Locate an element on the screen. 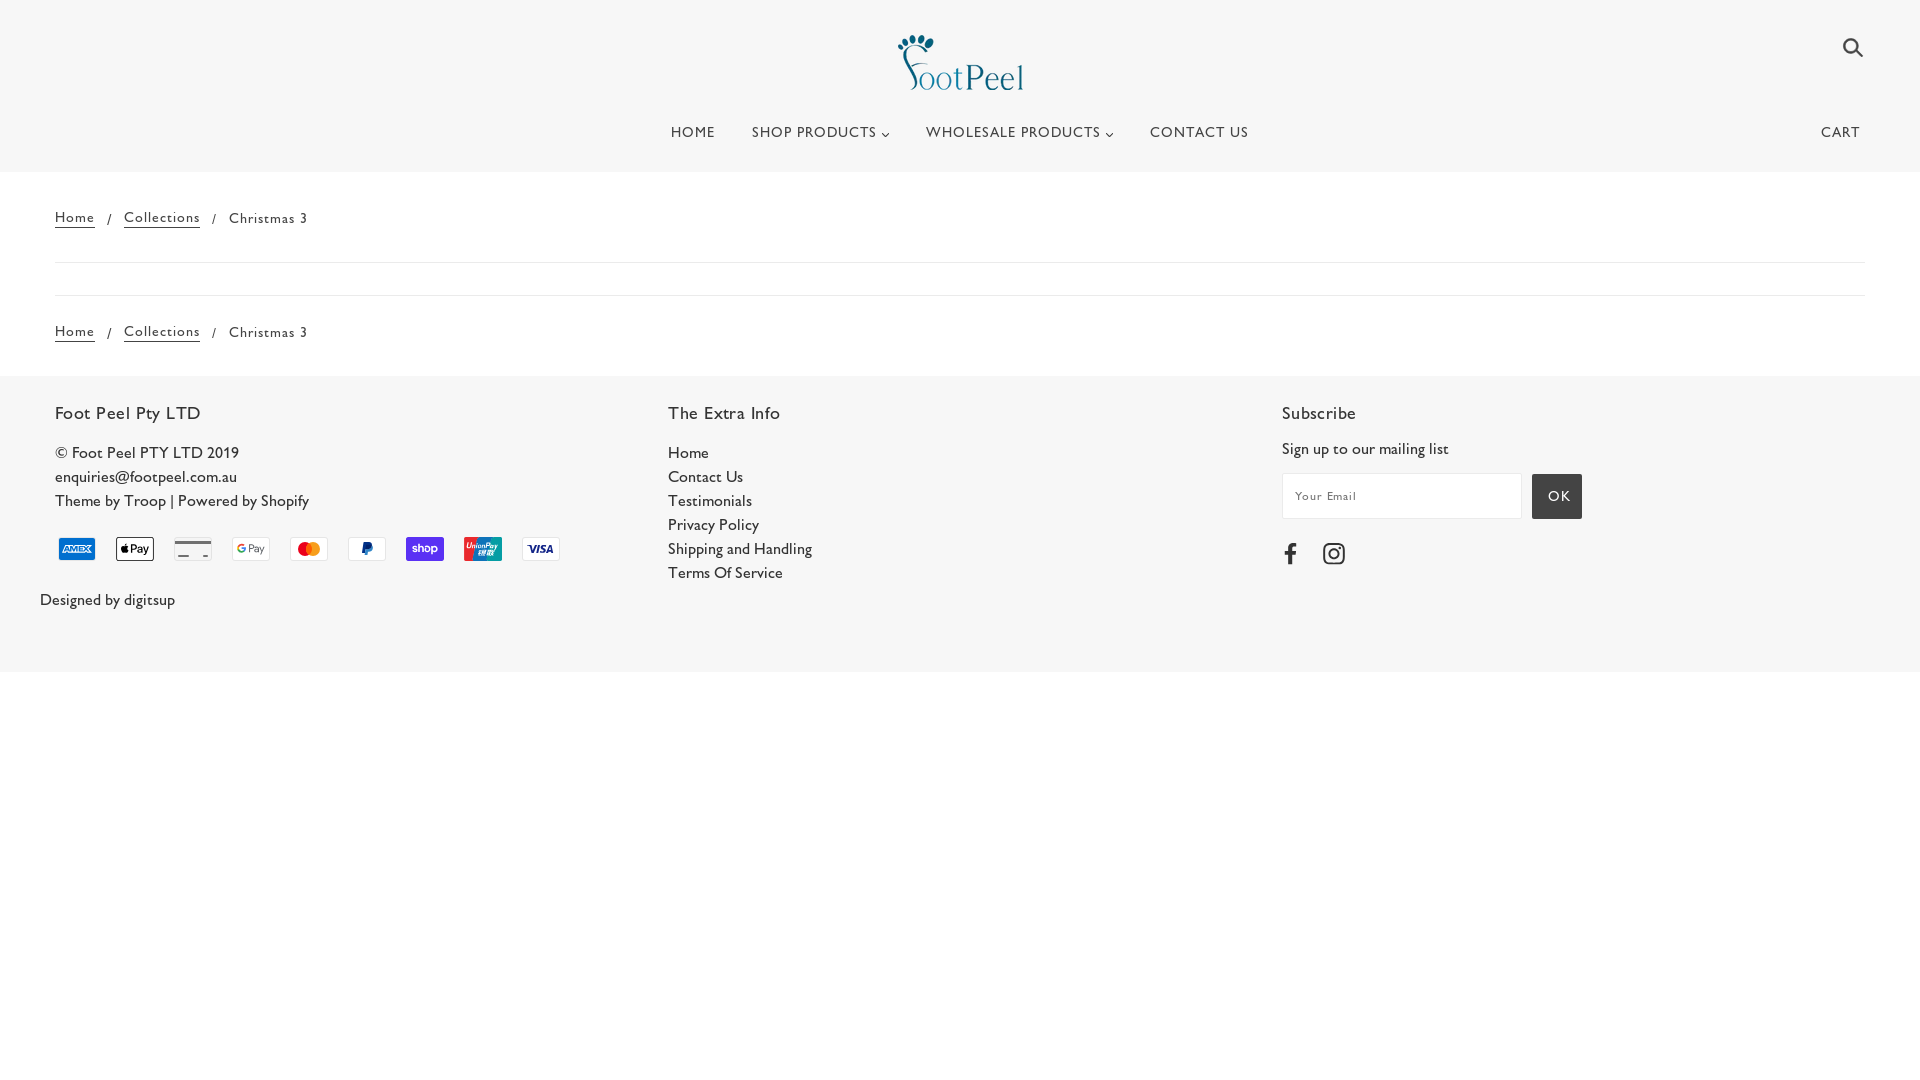 This screenshot has width=1920, height=1080. 'Testimonials' is located at coordinates (710, 499).